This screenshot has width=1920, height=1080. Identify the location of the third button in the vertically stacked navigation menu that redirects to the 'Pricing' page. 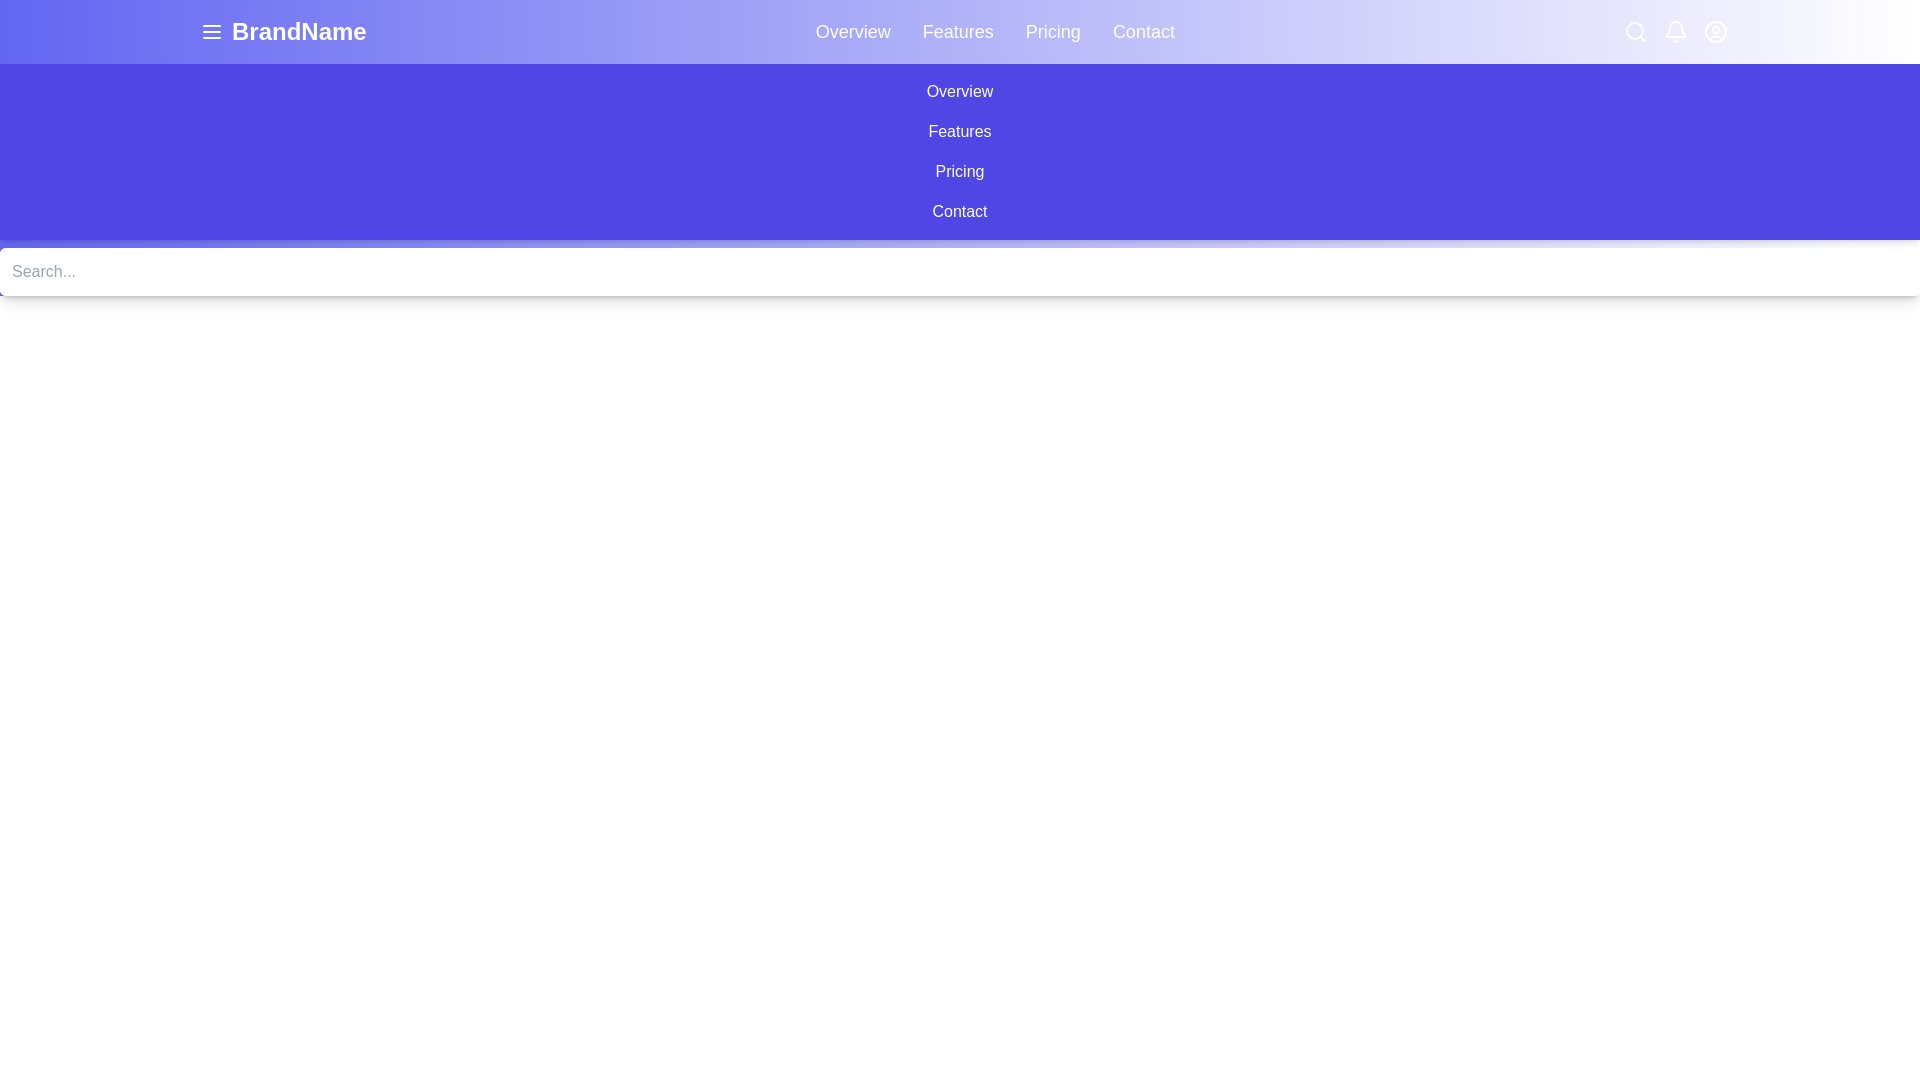
(960, 171).